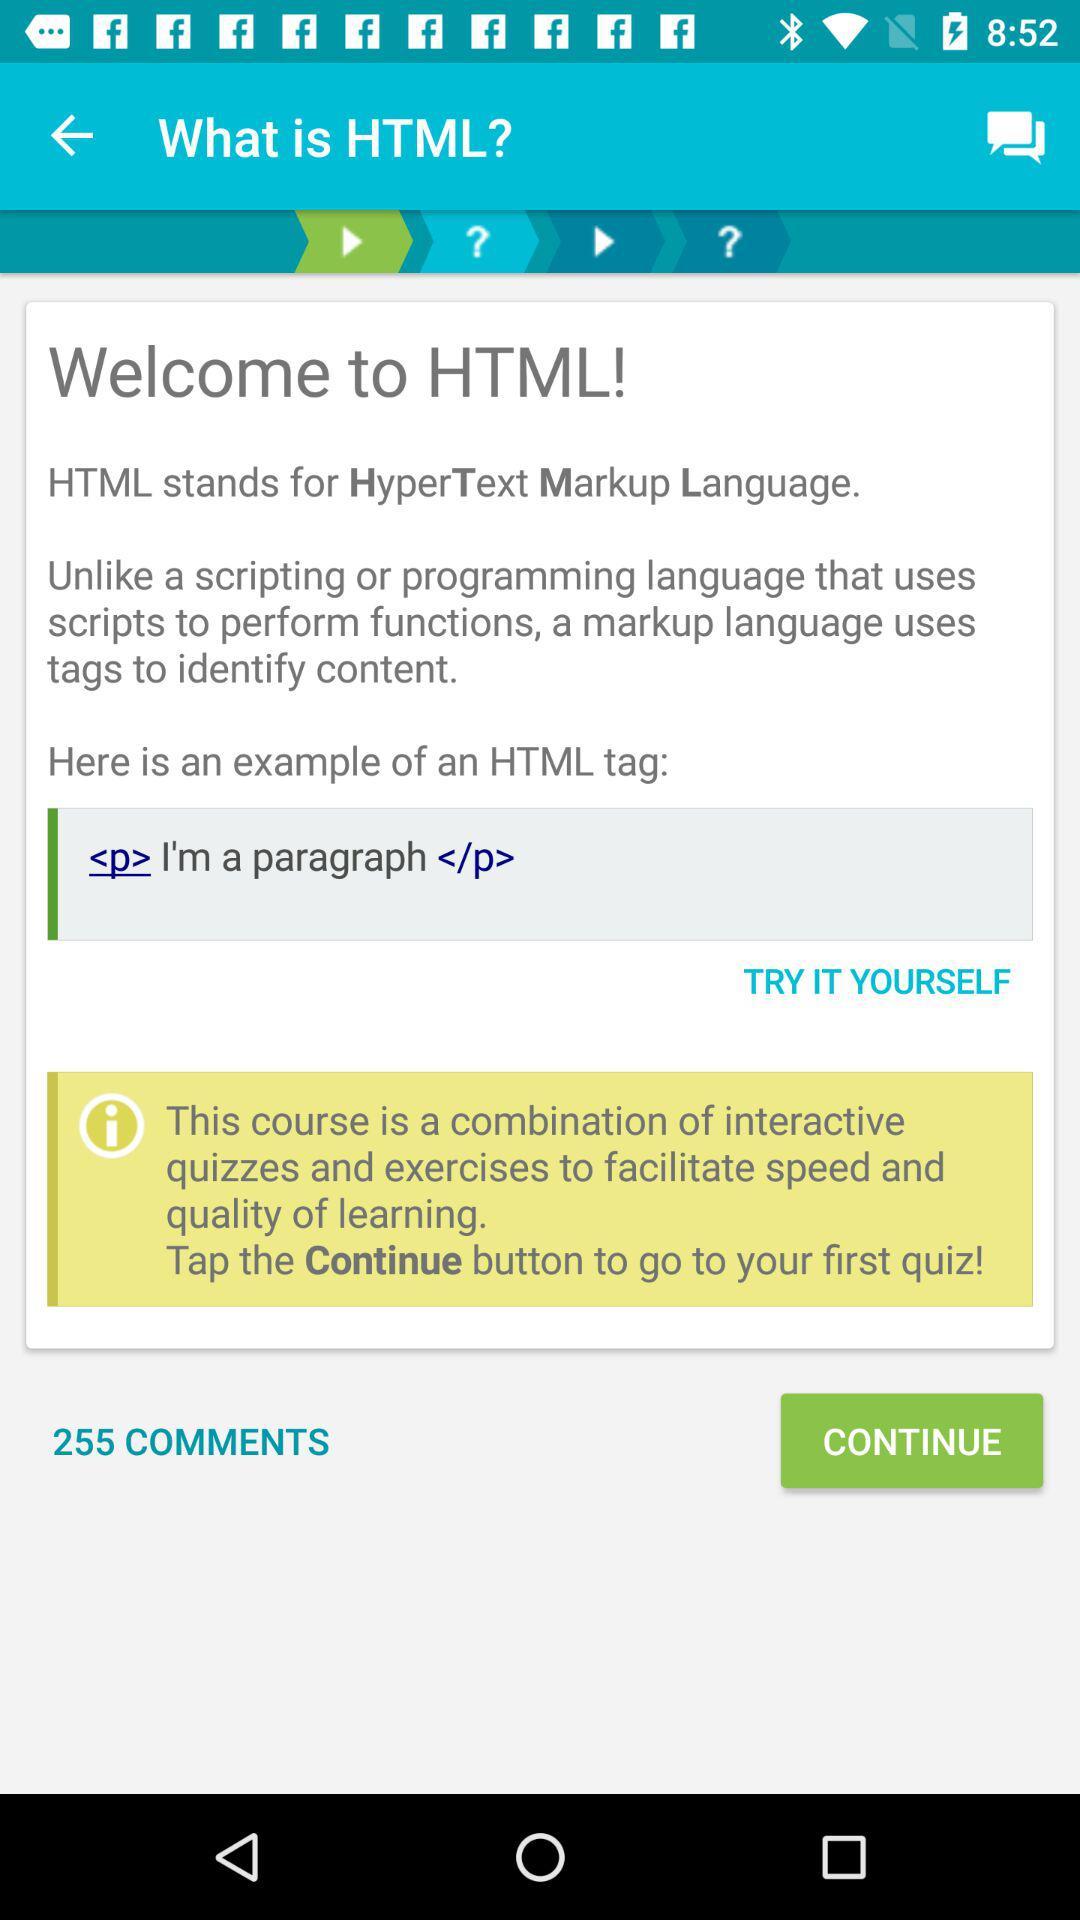  What do you see at coordinates (729, 240) in the screenshot?
I see `quiz` at bounding box center [729, 240].